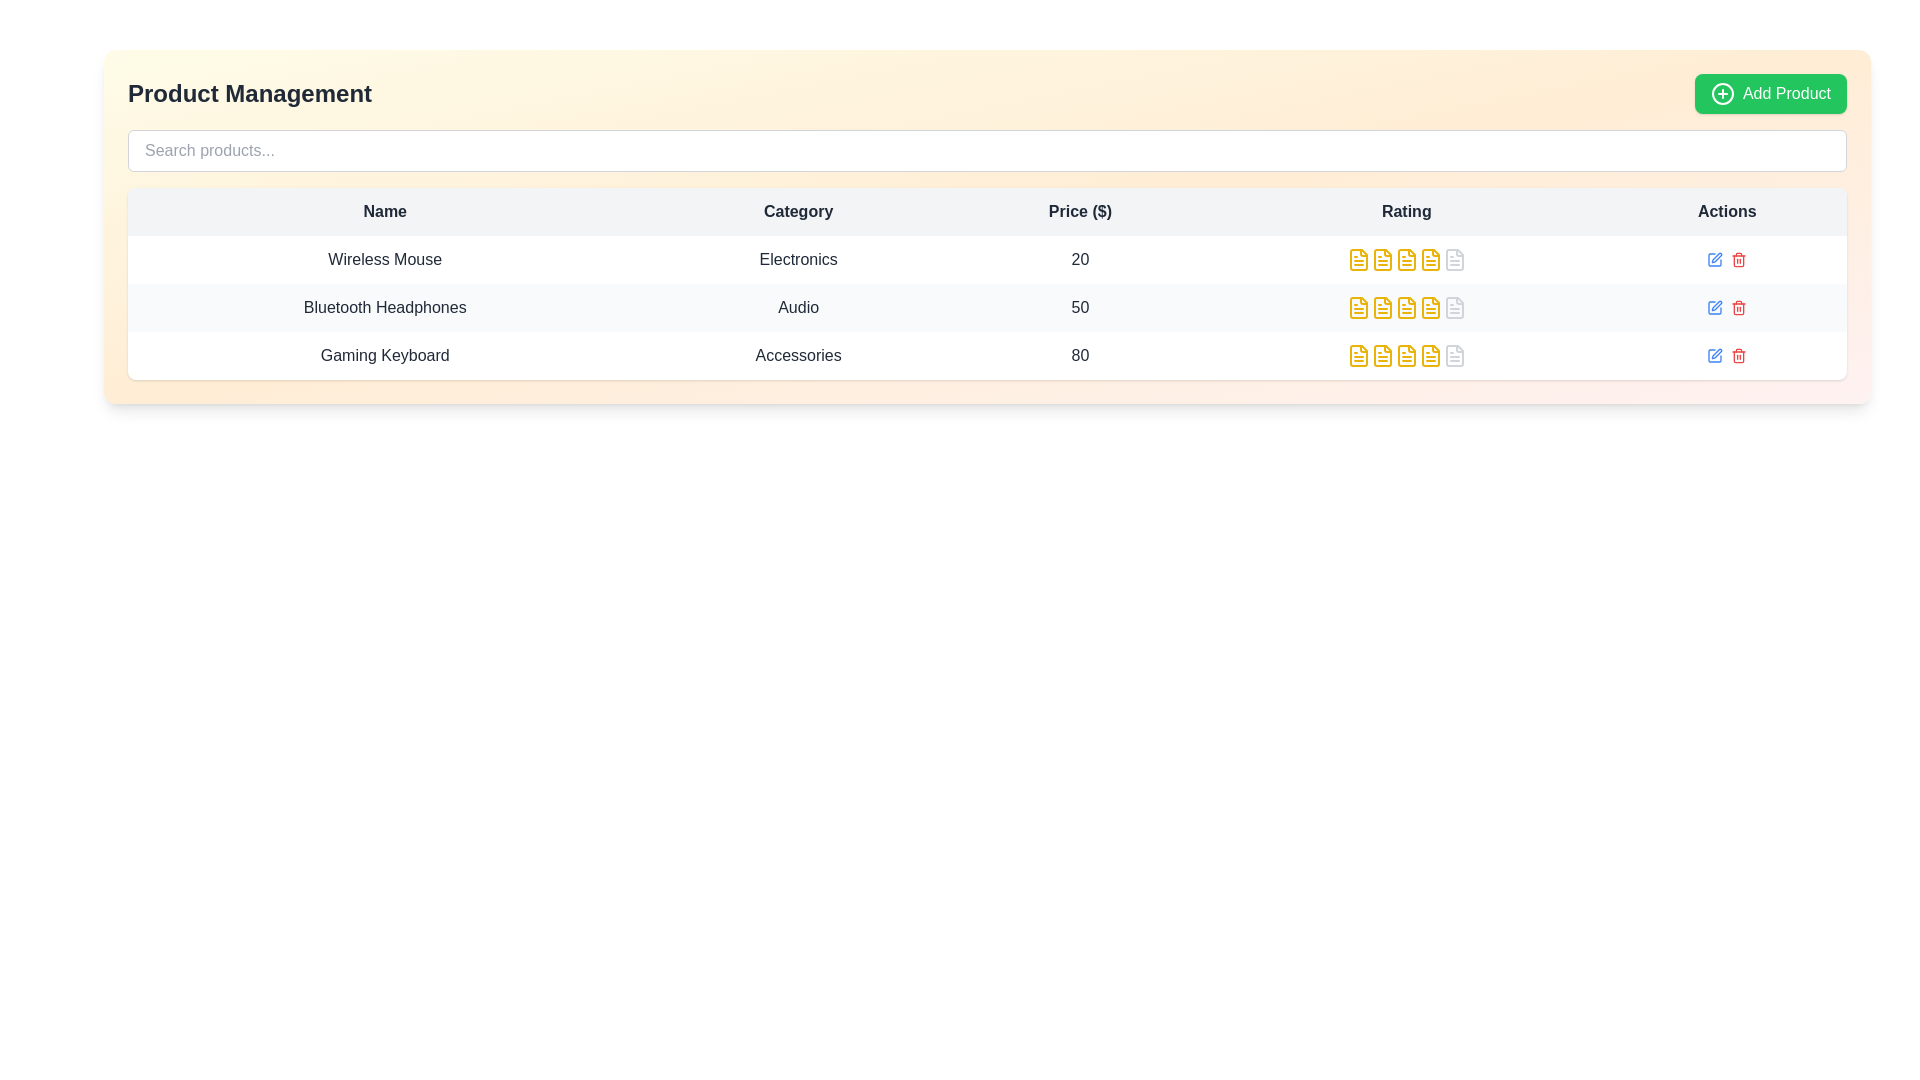  Describe the element at coordinates (987, 354) in the screenshot. I see `content displayed in the third row of the table, which includes 'Gaming Keyboard', 'Accessories', and '80', aligned centrally within its columns` at that location.